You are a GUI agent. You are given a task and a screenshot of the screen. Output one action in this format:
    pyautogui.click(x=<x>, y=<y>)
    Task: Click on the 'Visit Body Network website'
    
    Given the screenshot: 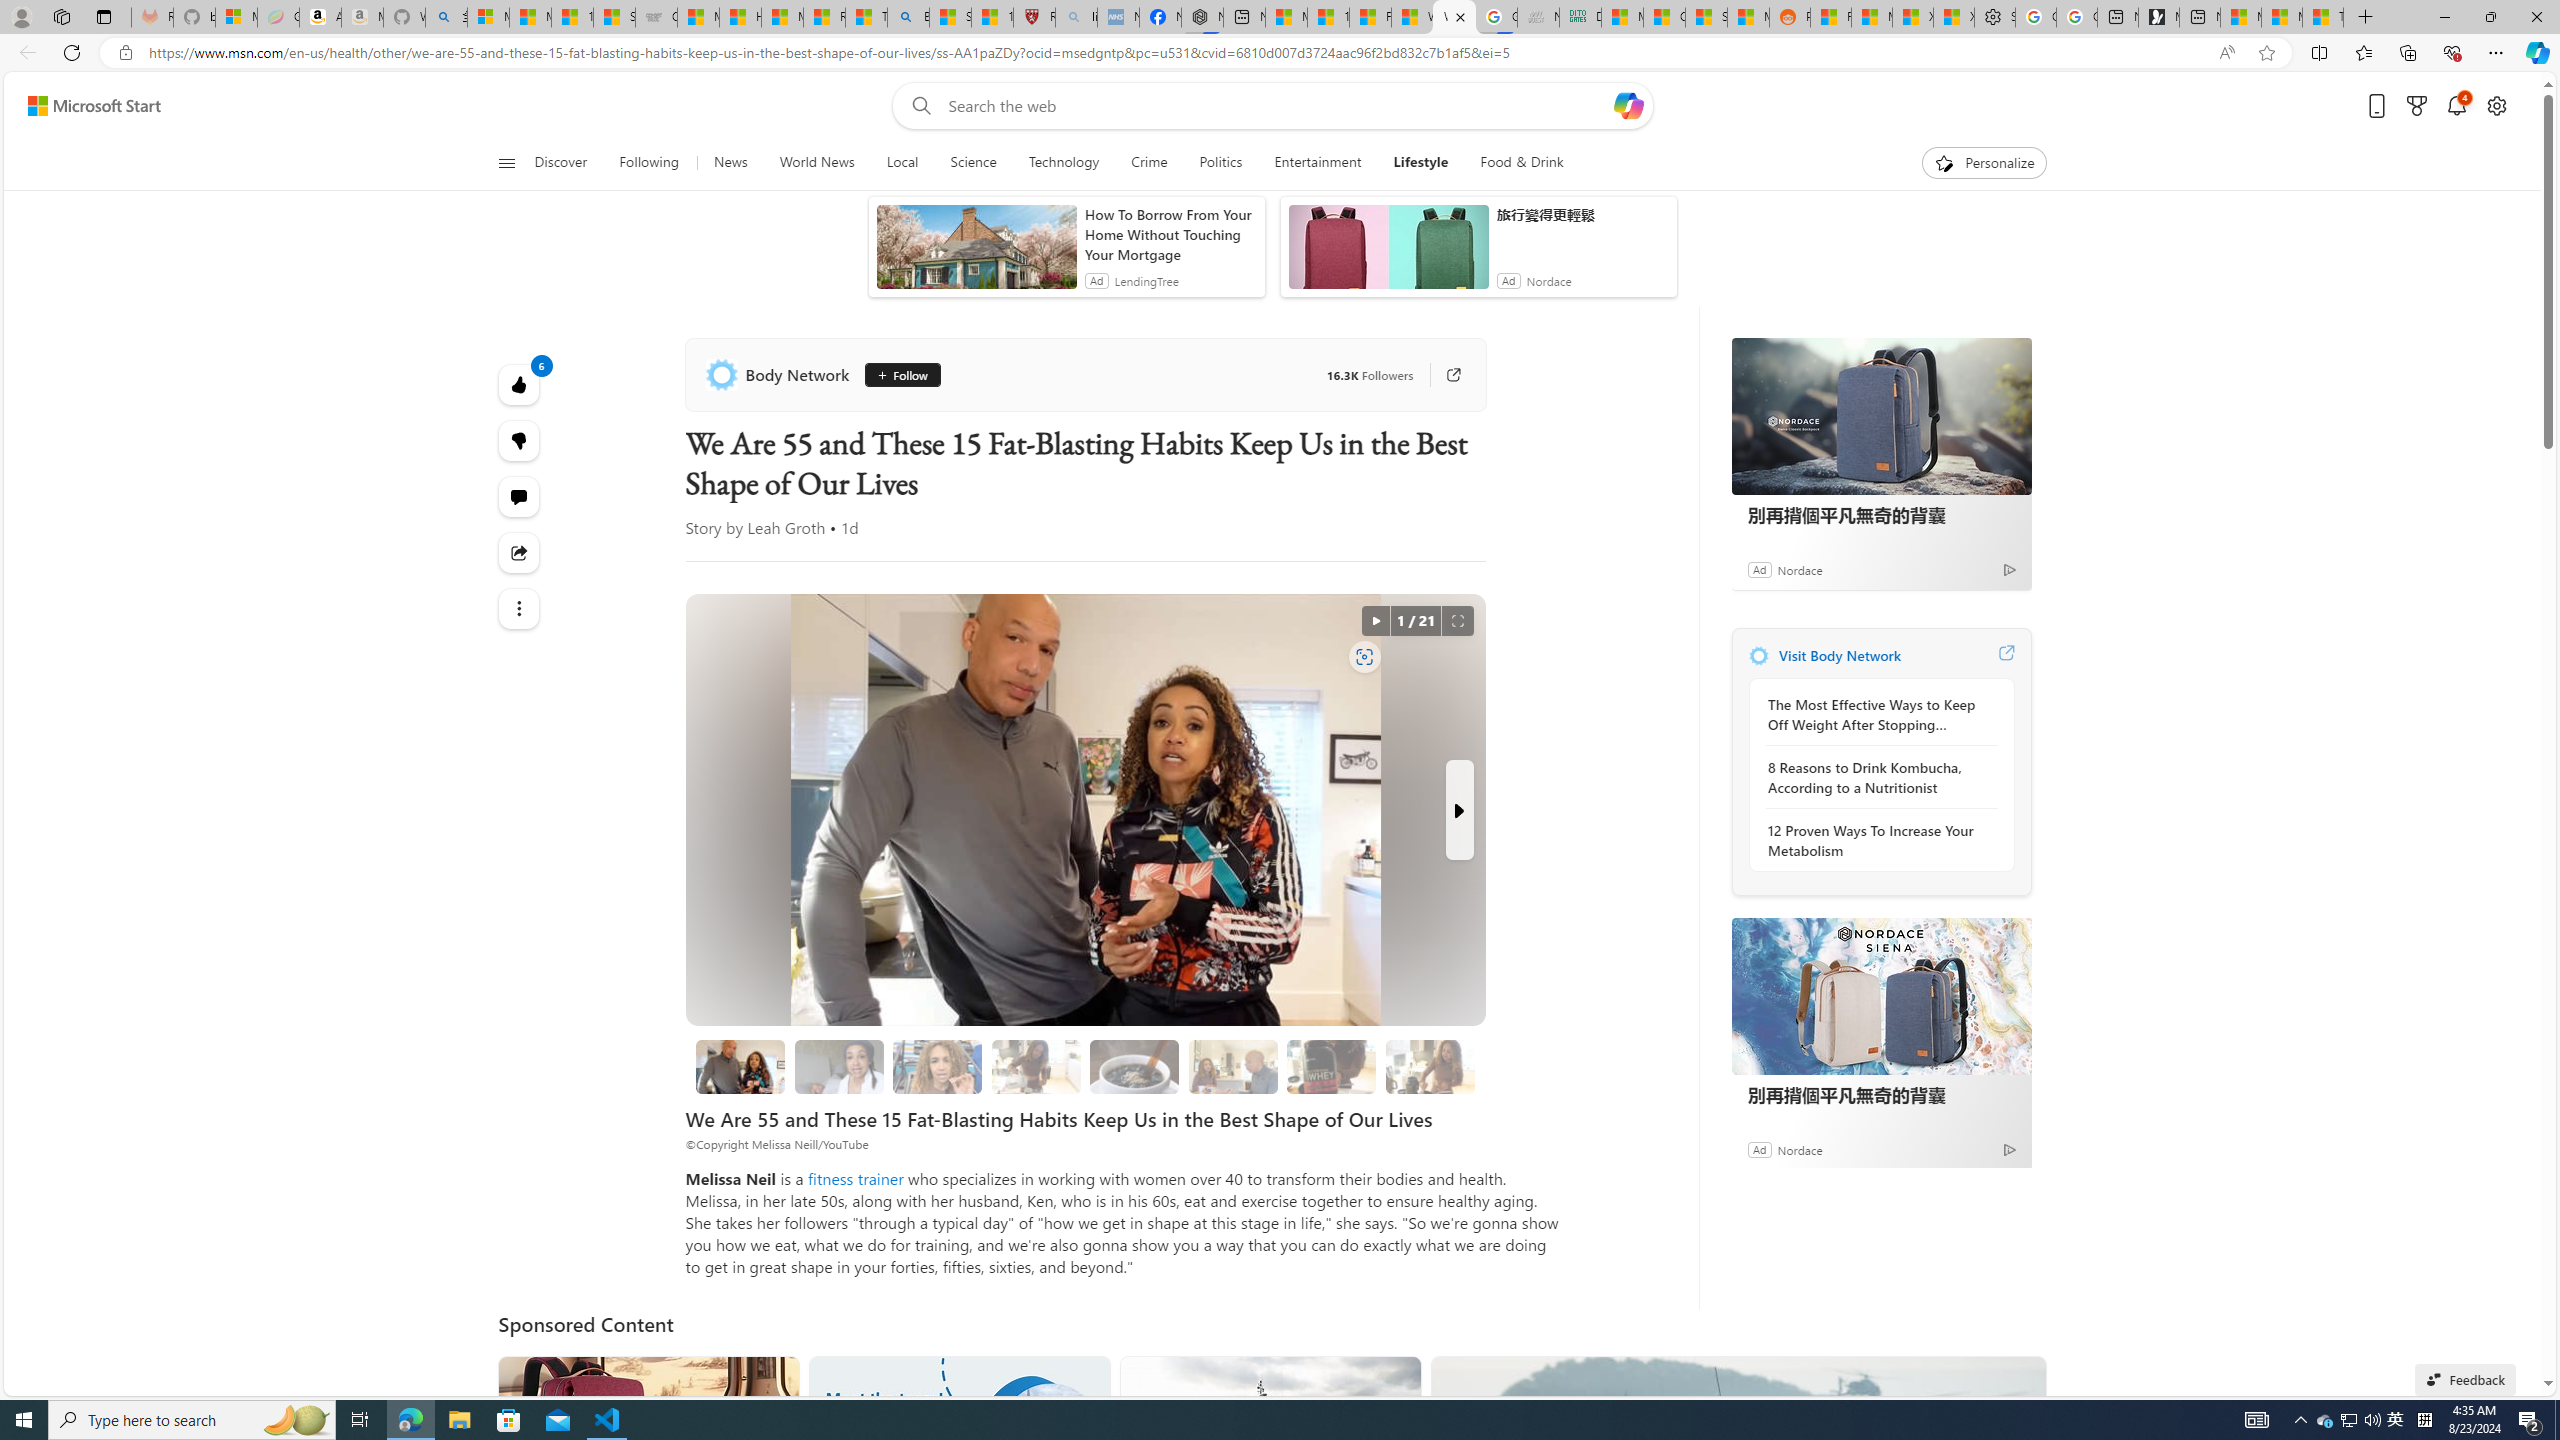 What is the action you would take?
    pyautogui.click(x=2005, y=654)
    